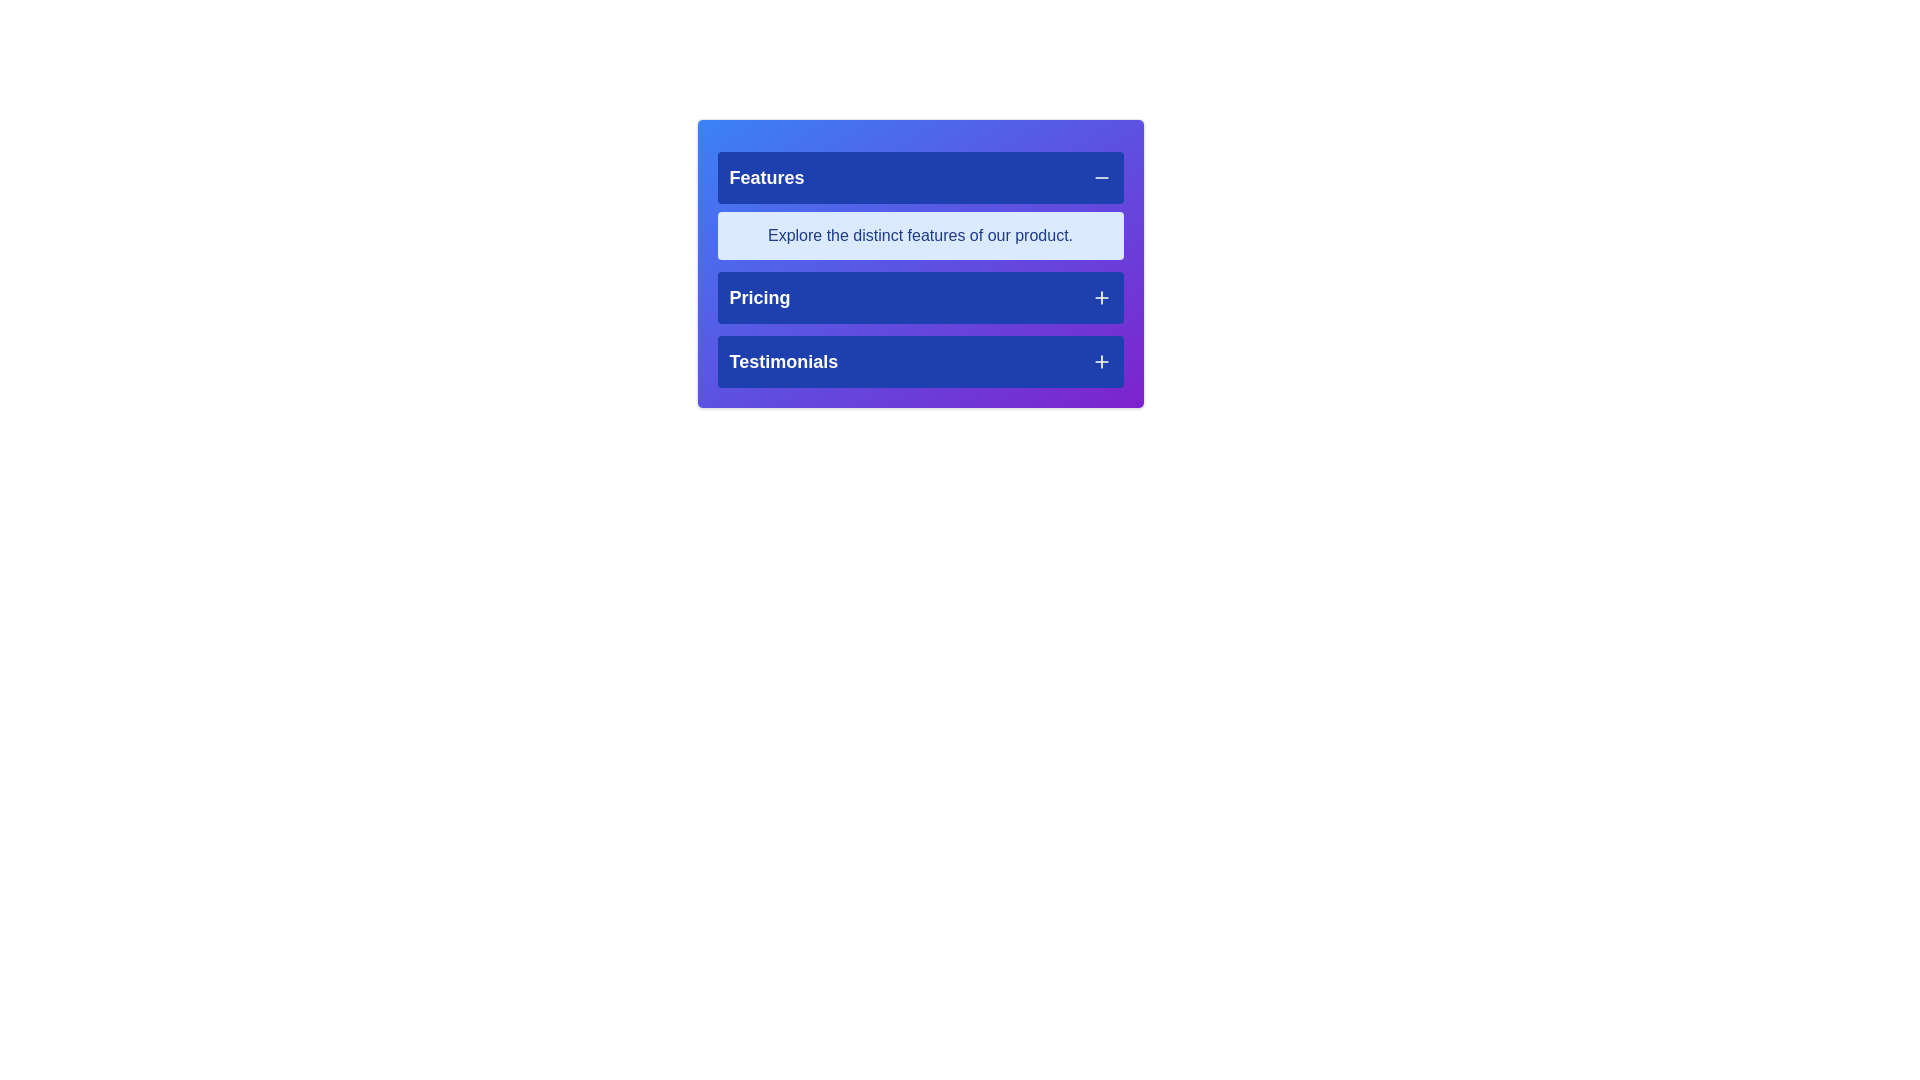 This screenshot has height=1080, width=1920. Describe the element at coordinates (1100, 362) in the screenshot. I see `the plus sign icon button located at the right end of the 'Testimonials' block` at that location.